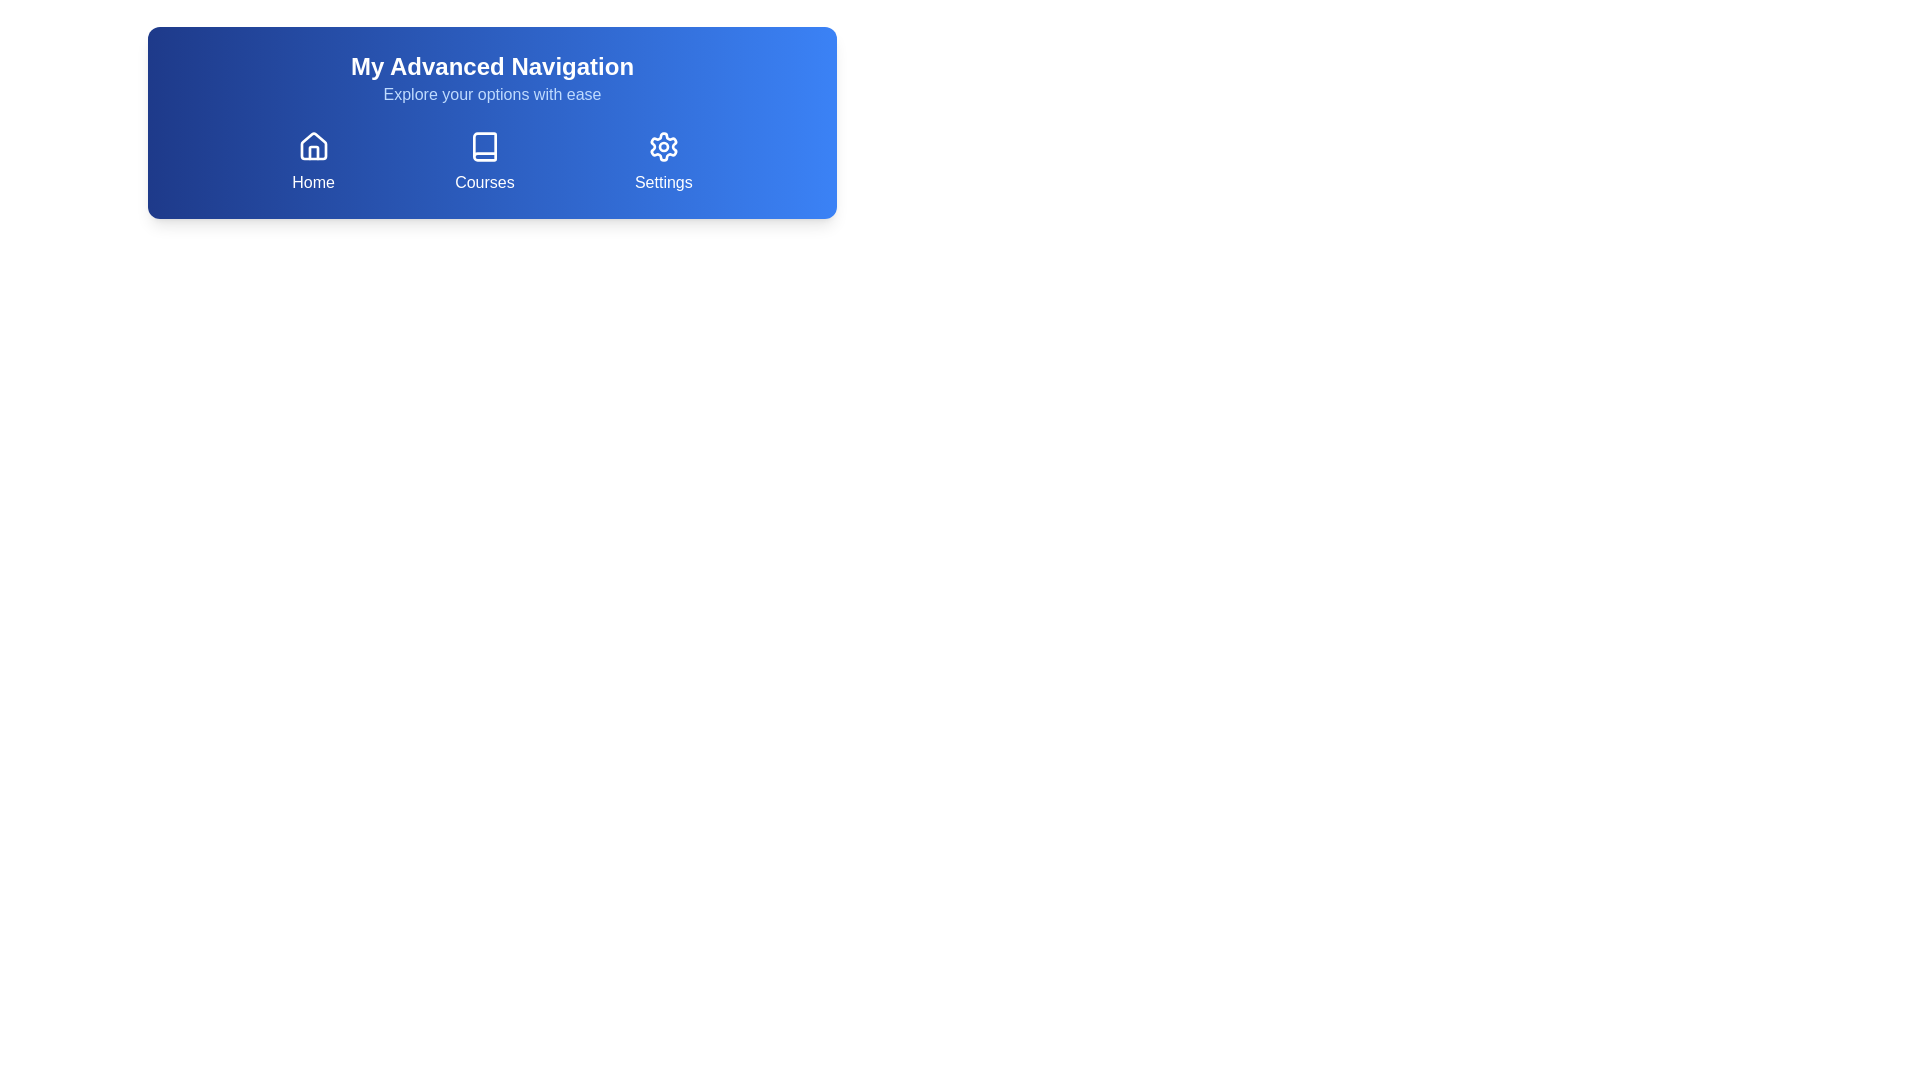 Image resolution: width=1920 pixels, height=1080 pixels. I want to click on the 'Settings' button in the navigation bar, so click(663, 161).